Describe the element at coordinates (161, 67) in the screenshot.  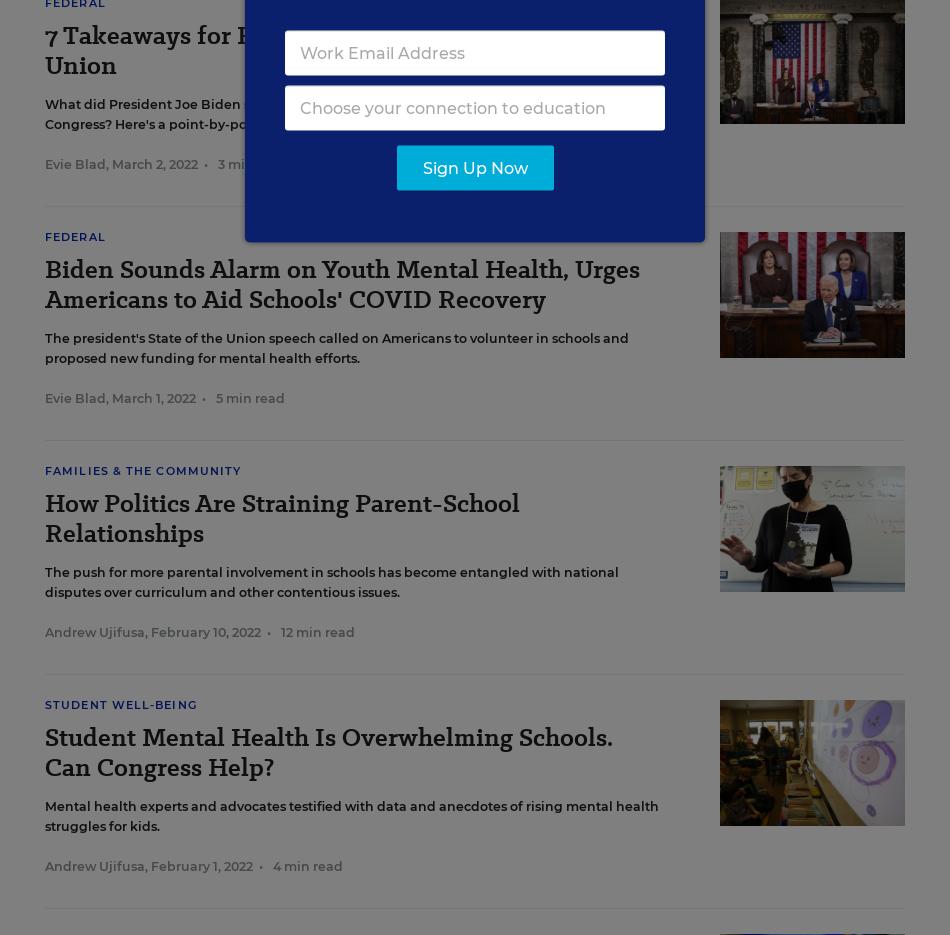
I see `'EdWeek Research Center'` at that location.